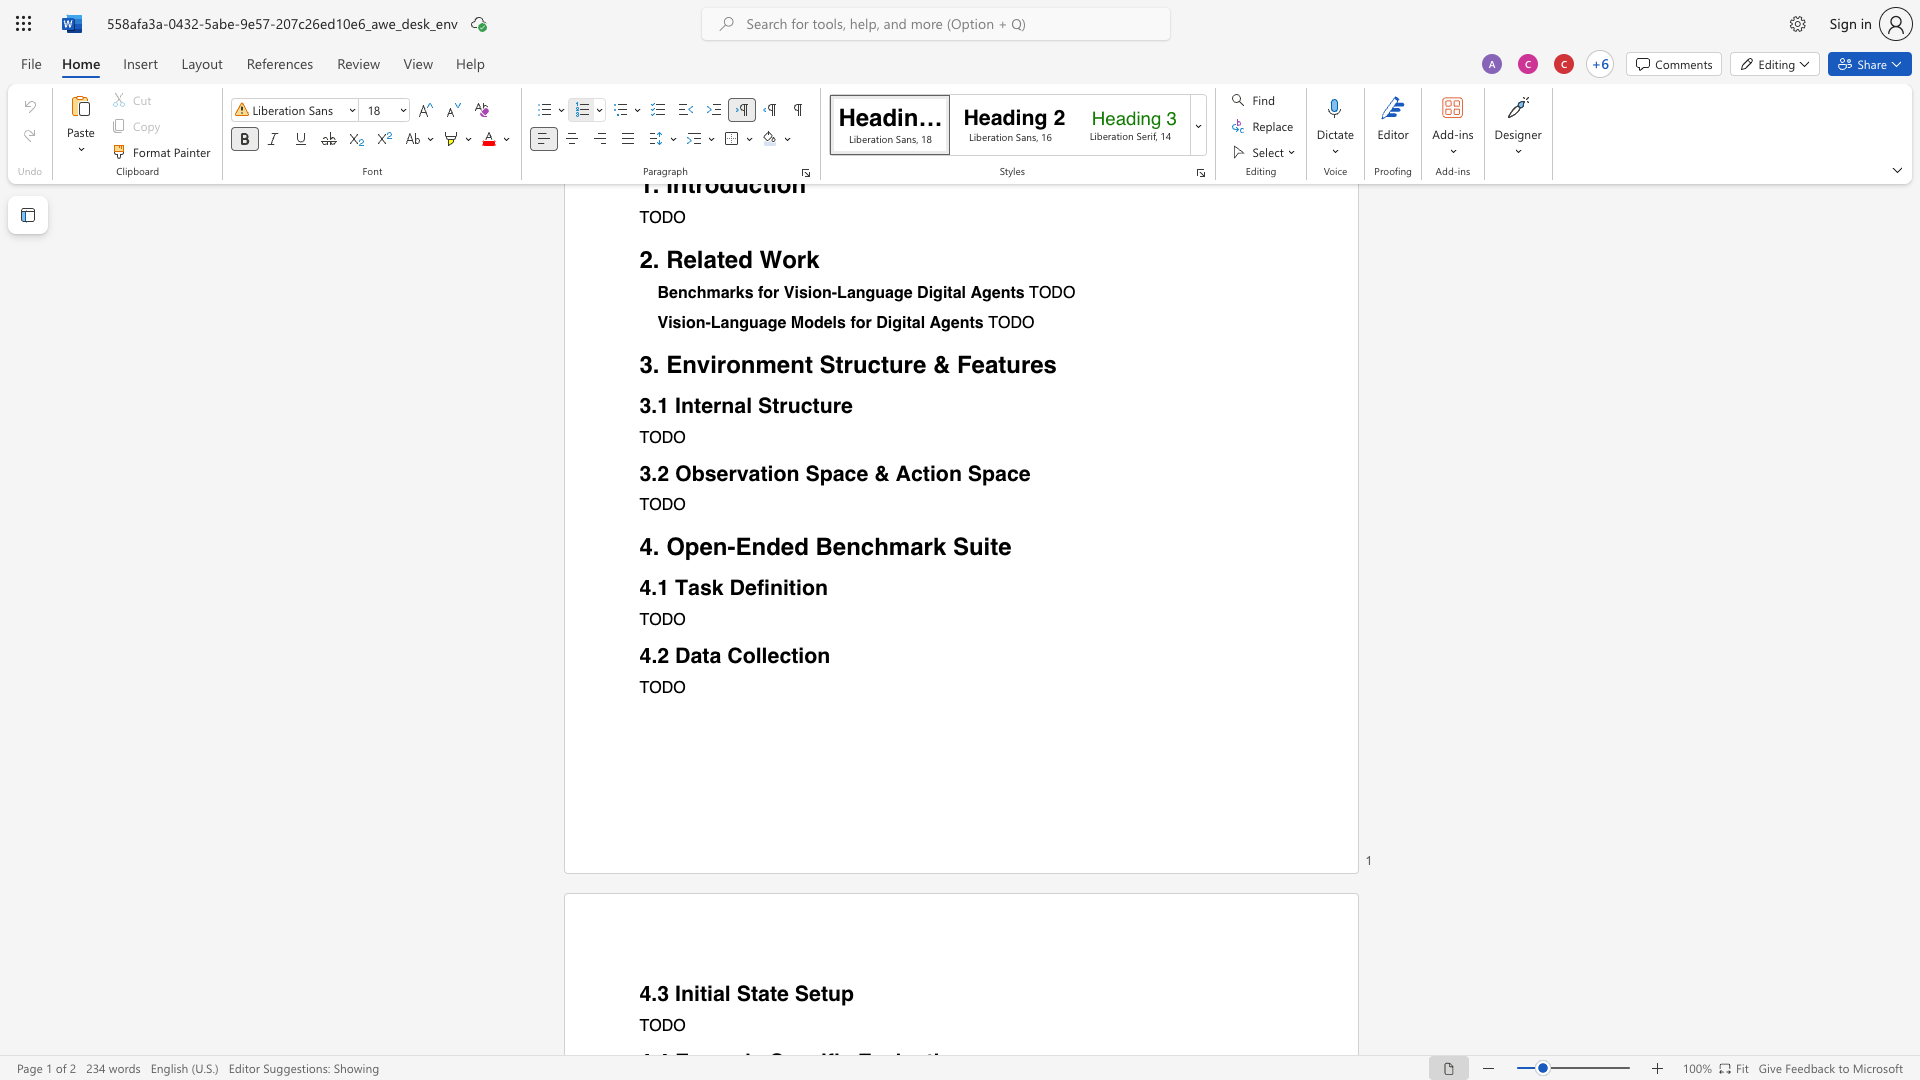  I want to click on the 1th character "C" in the text, so click(733, 655).